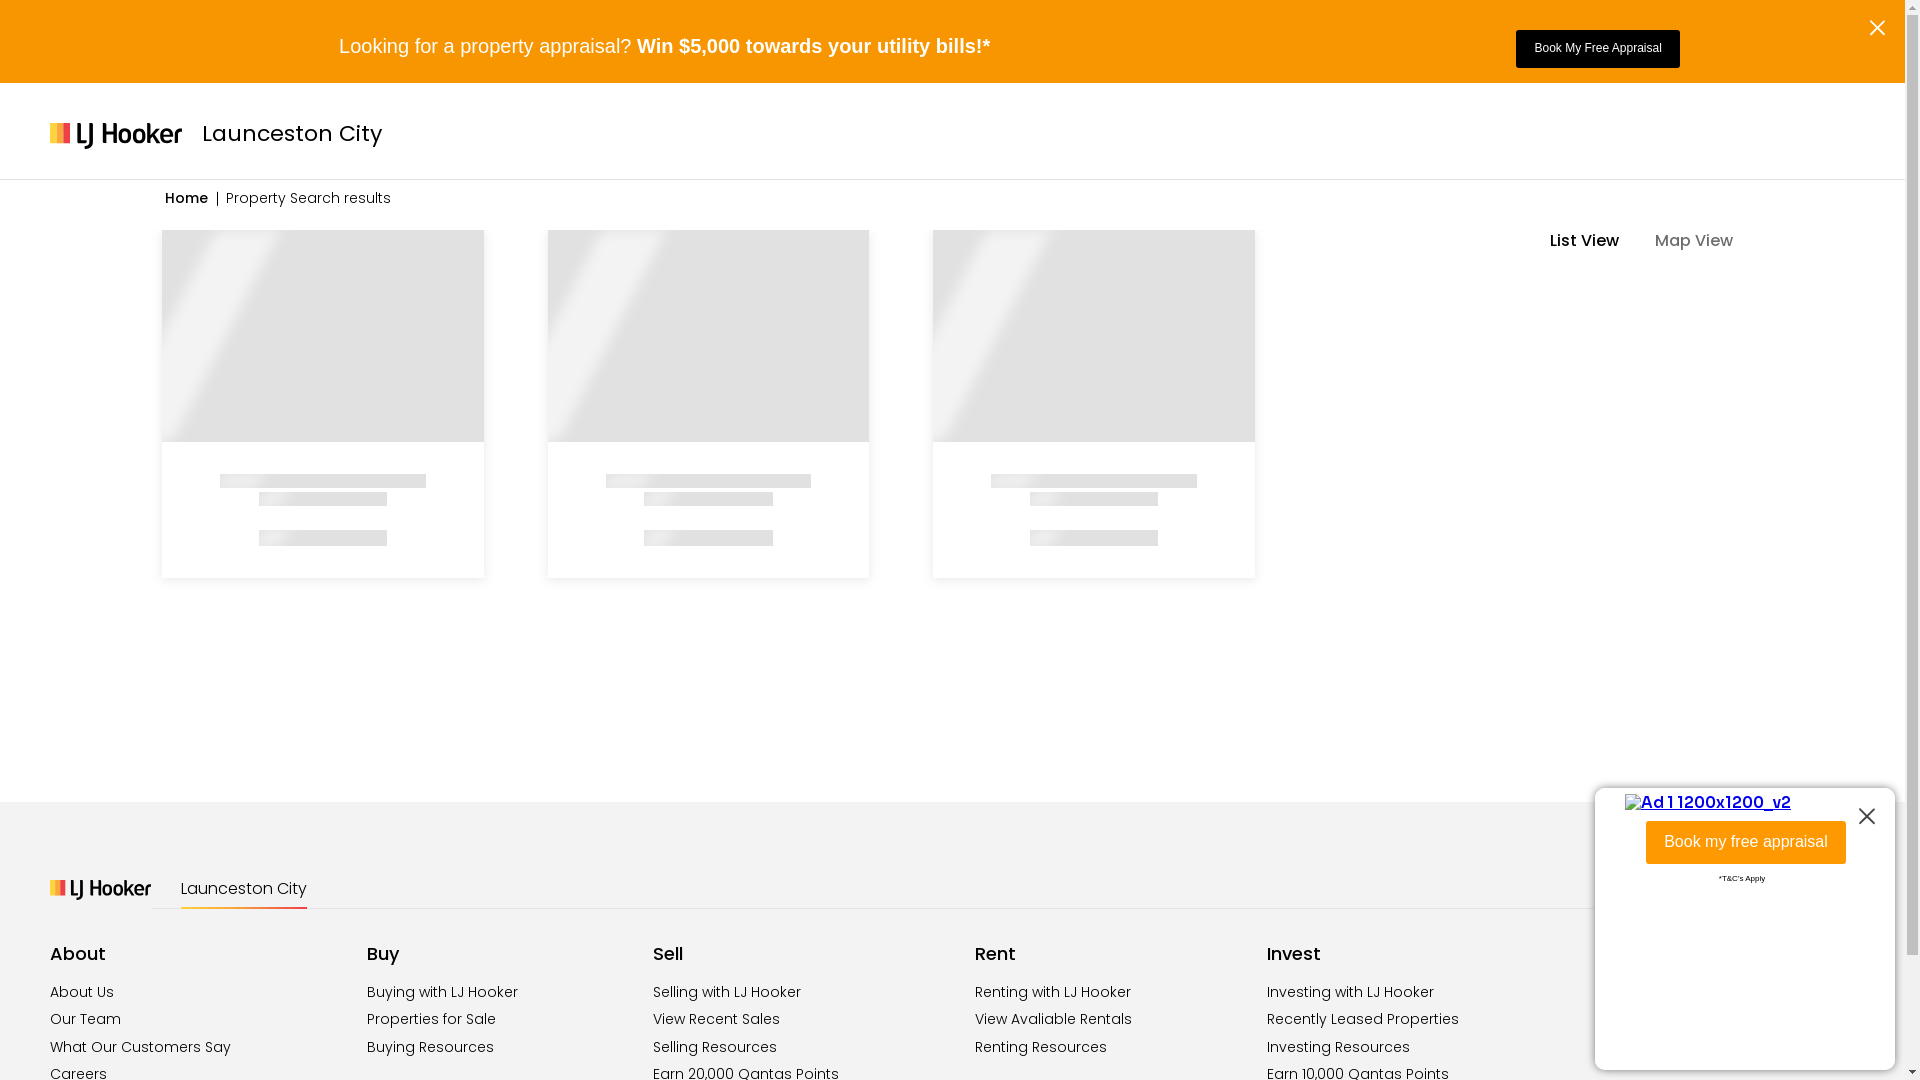 This screenshot has height=1080, width=1920. What do you see at coordinates (139, 1045) in the screenshot?
I see `'What Our Customers Say'` at bounding box center [139, 1045].